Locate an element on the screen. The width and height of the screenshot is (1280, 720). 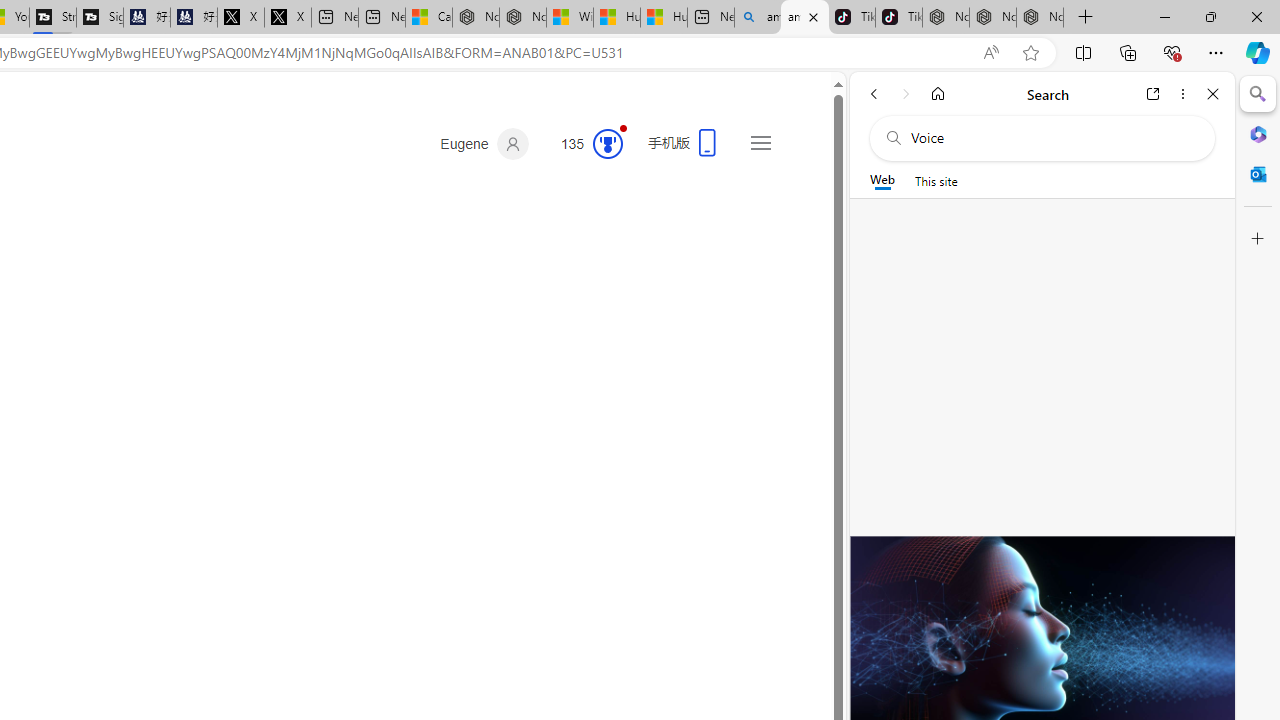
'Class: medal-circled' is located at coordinates (607, 143).